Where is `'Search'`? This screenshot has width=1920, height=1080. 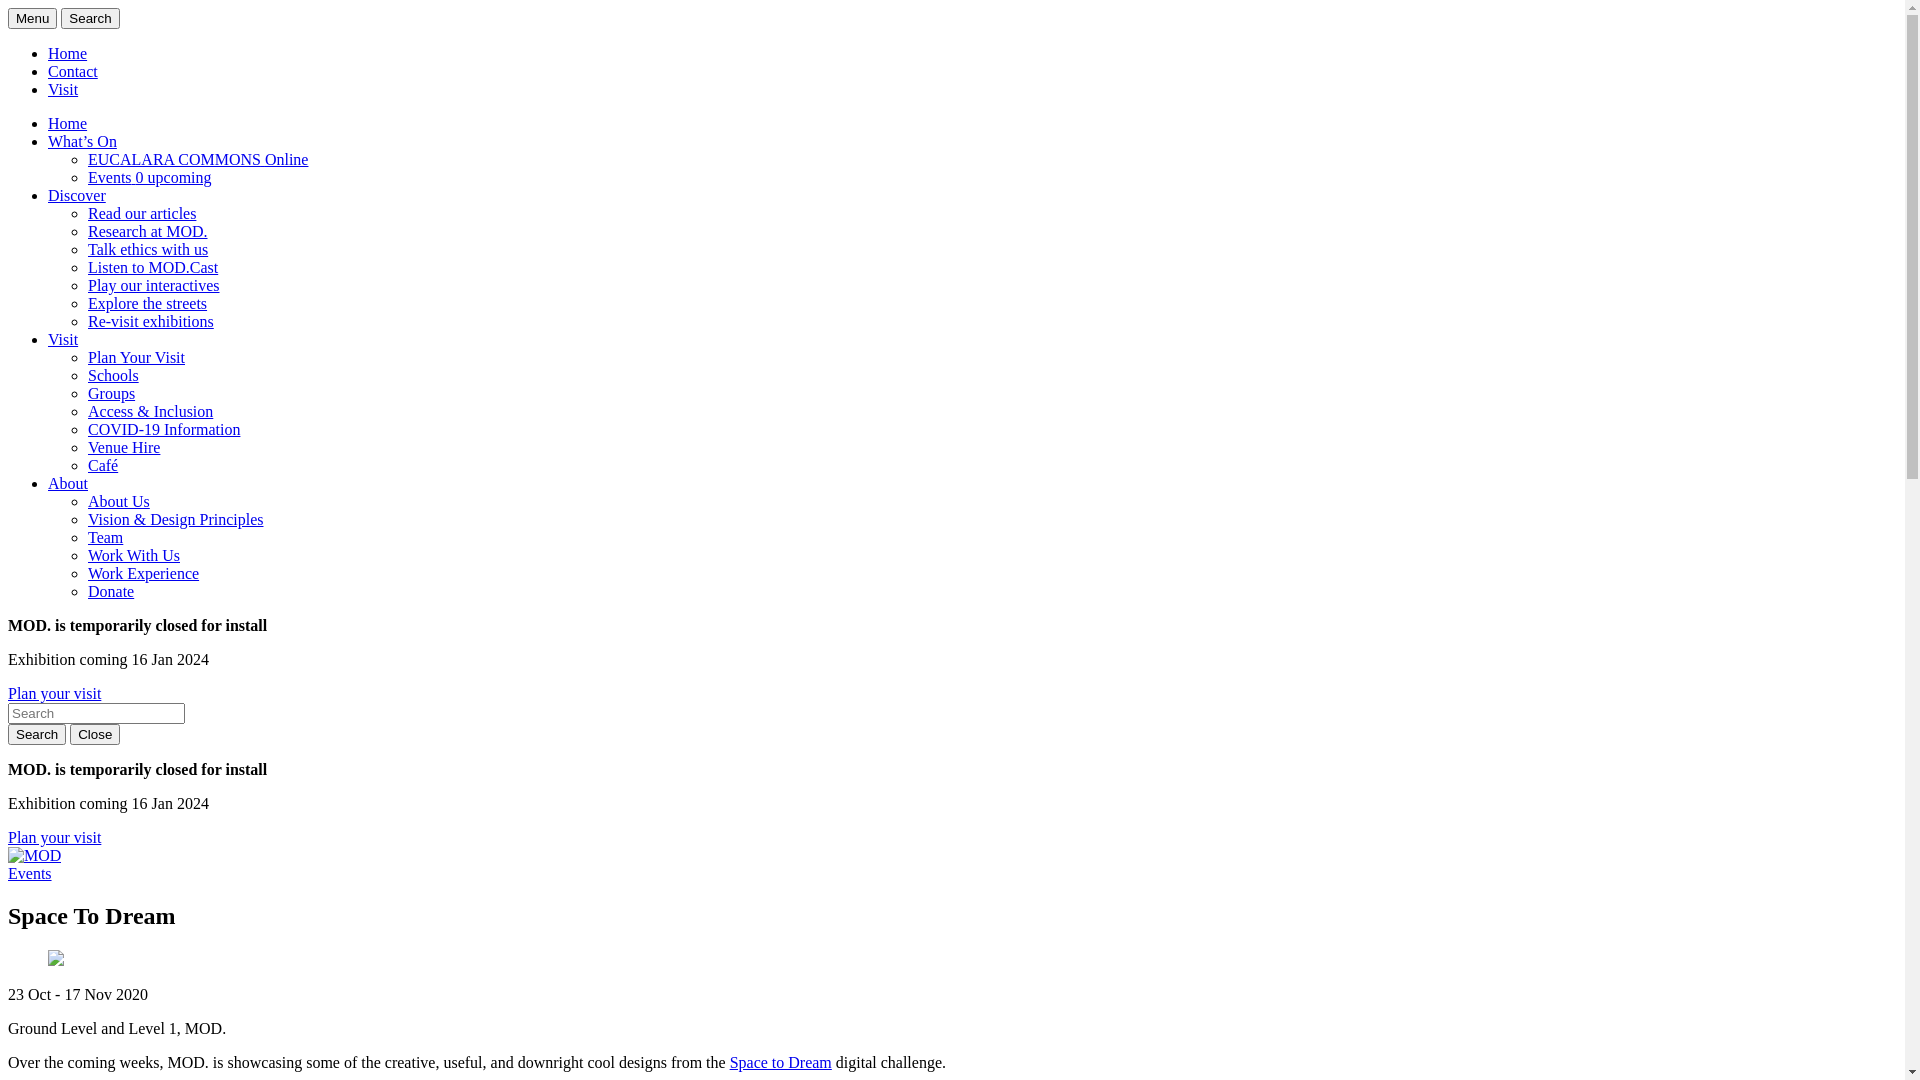 'Search' is located at coordinates (61, 18).